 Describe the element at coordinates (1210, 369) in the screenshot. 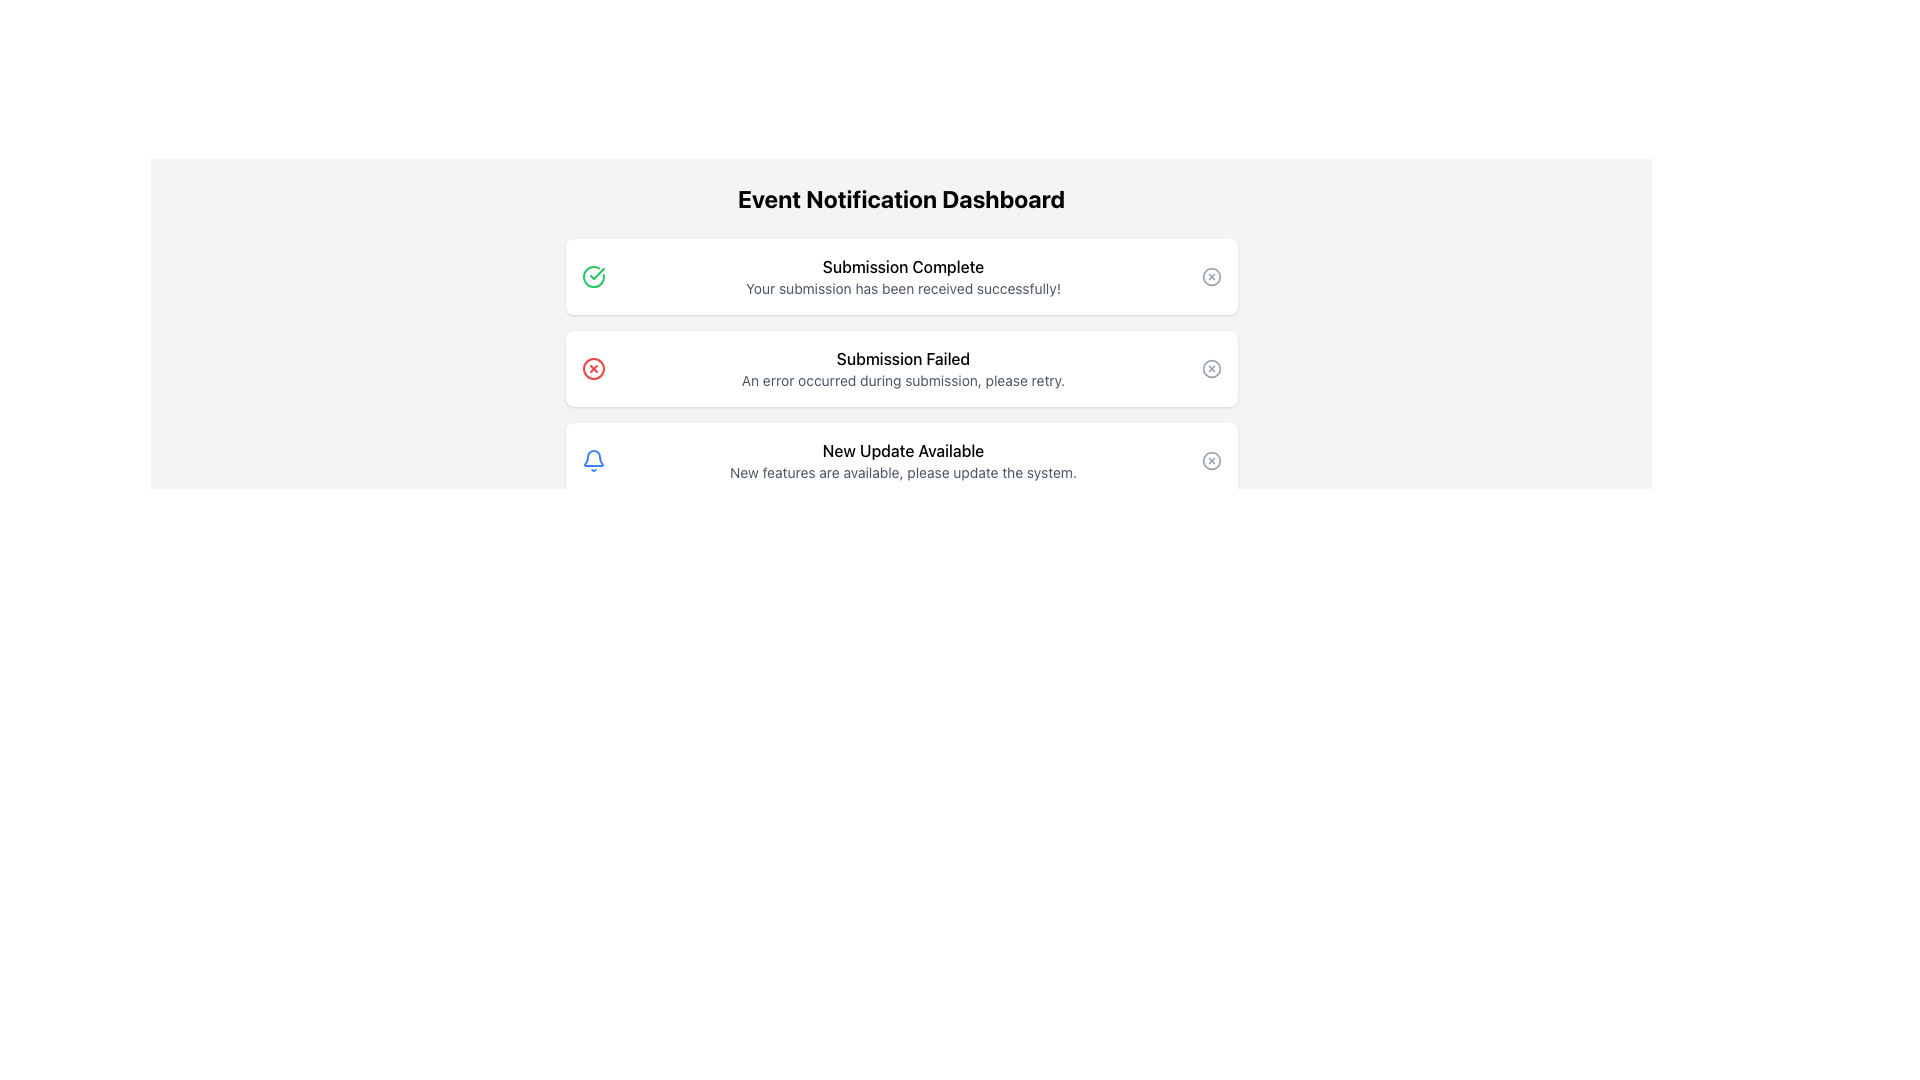

I see `the close button located on the right side of the 'Submission Failed' notification to change its icon color` at that location.